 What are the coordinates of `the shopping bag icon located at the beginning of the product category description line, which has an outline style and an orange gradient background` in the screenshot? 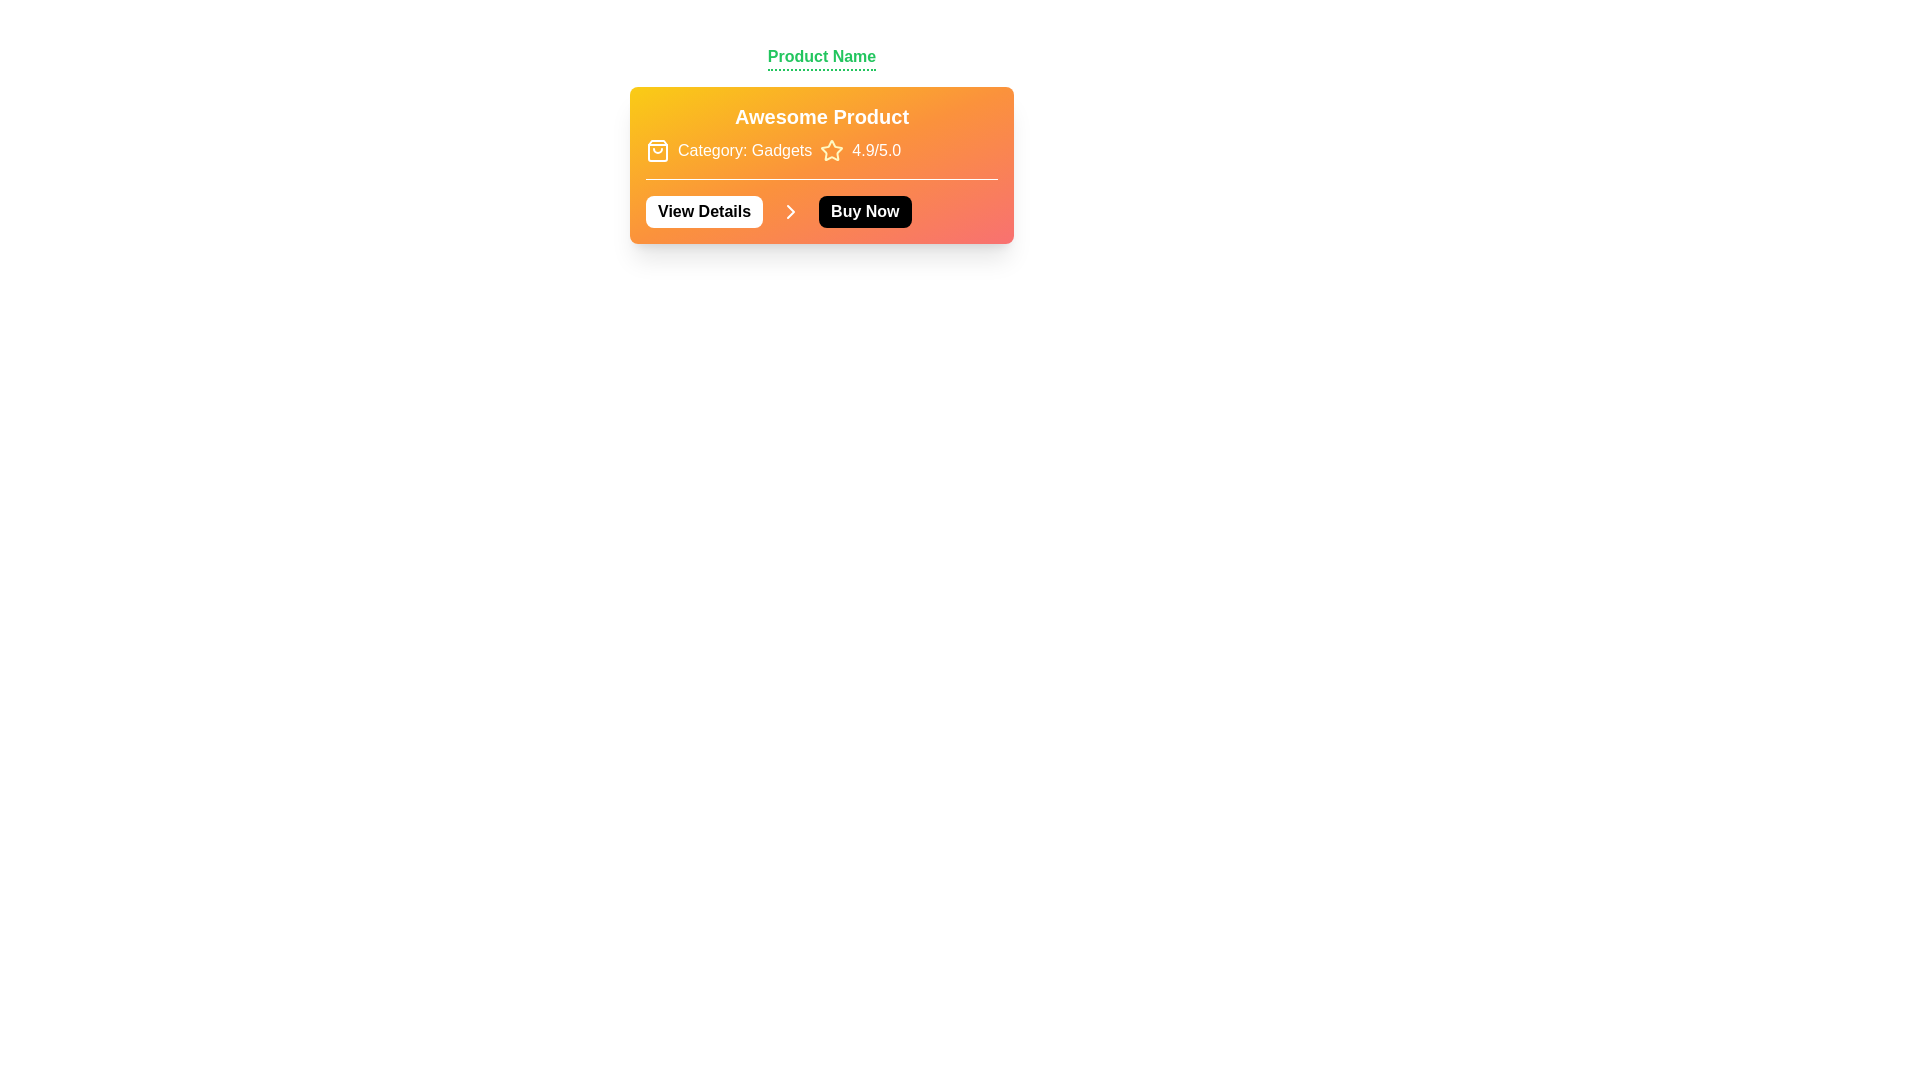 It's located at (657, 149).